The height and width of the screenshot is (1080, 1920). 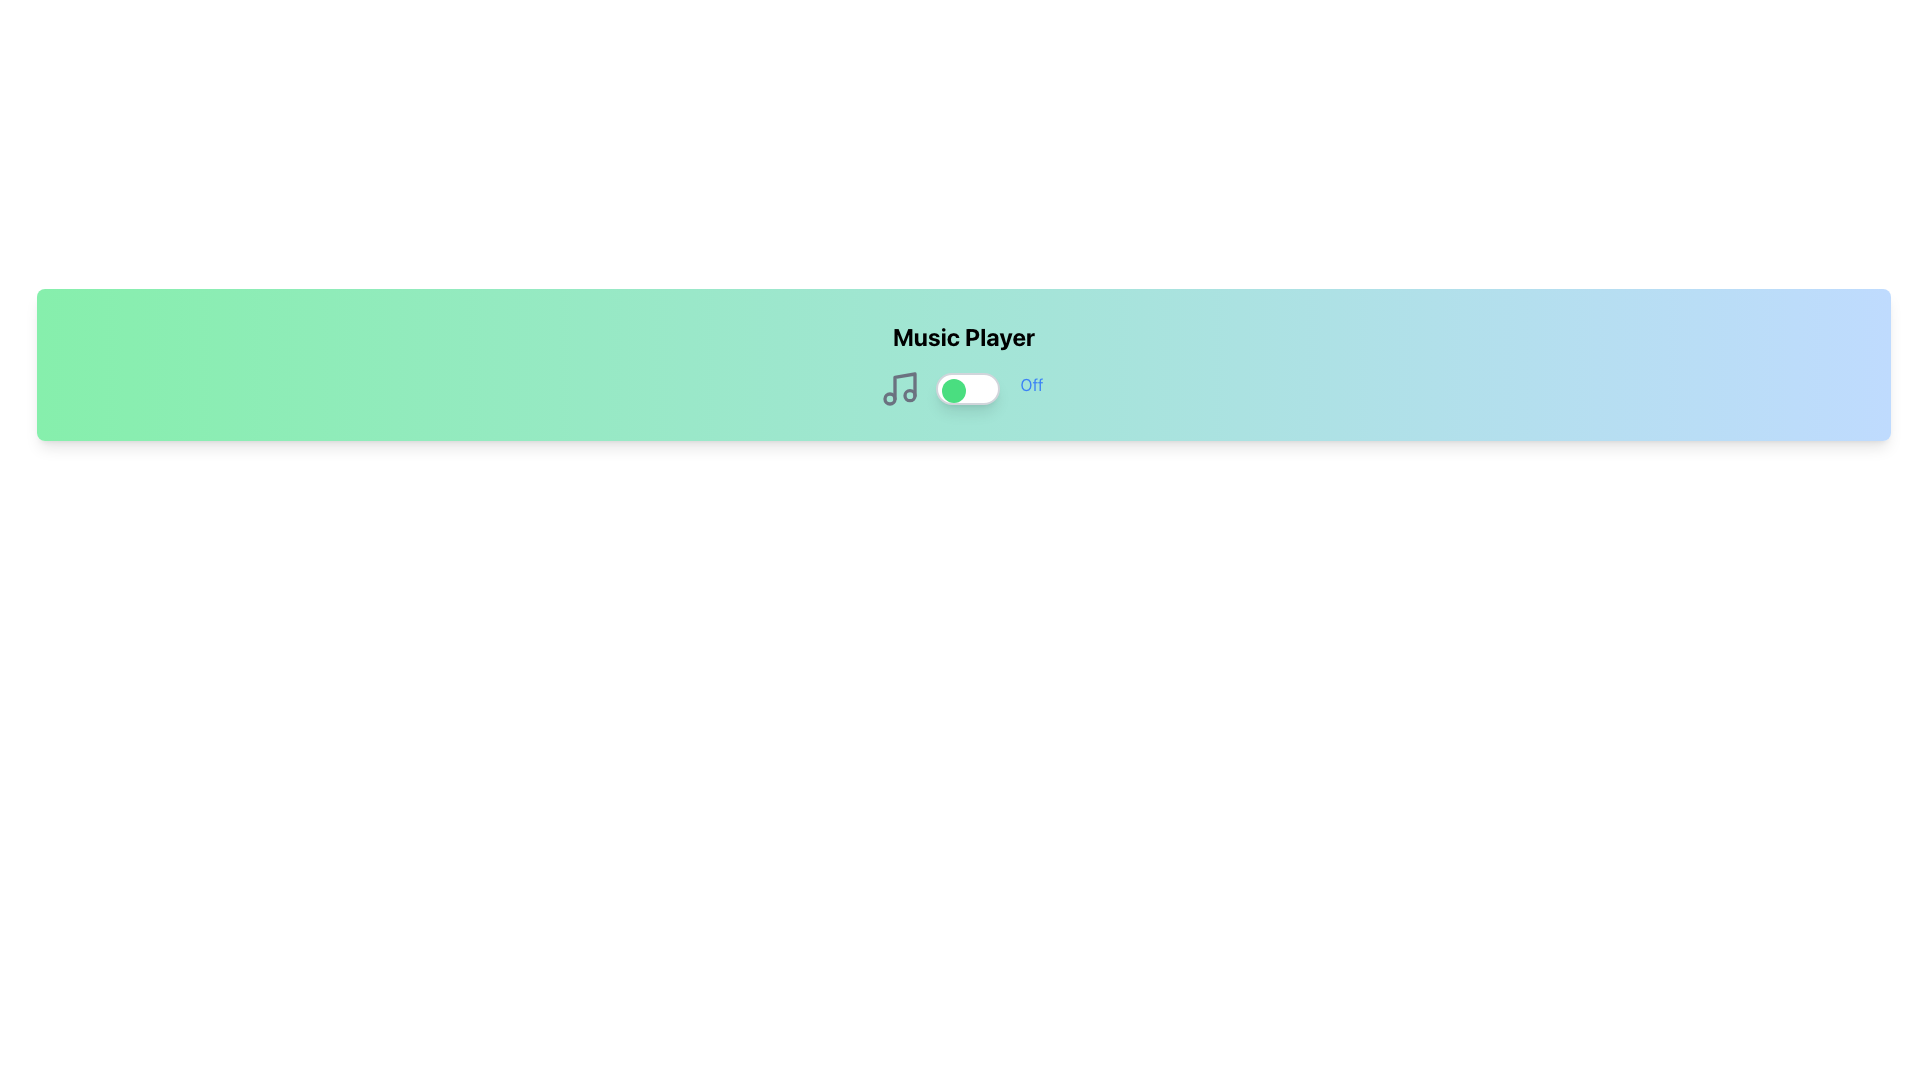 What do you see at coordinates (964, 389) in the screenshot?
I see `the toggle switch located between the music note icon and the 'Off' text` at bounding box center [964, 389].